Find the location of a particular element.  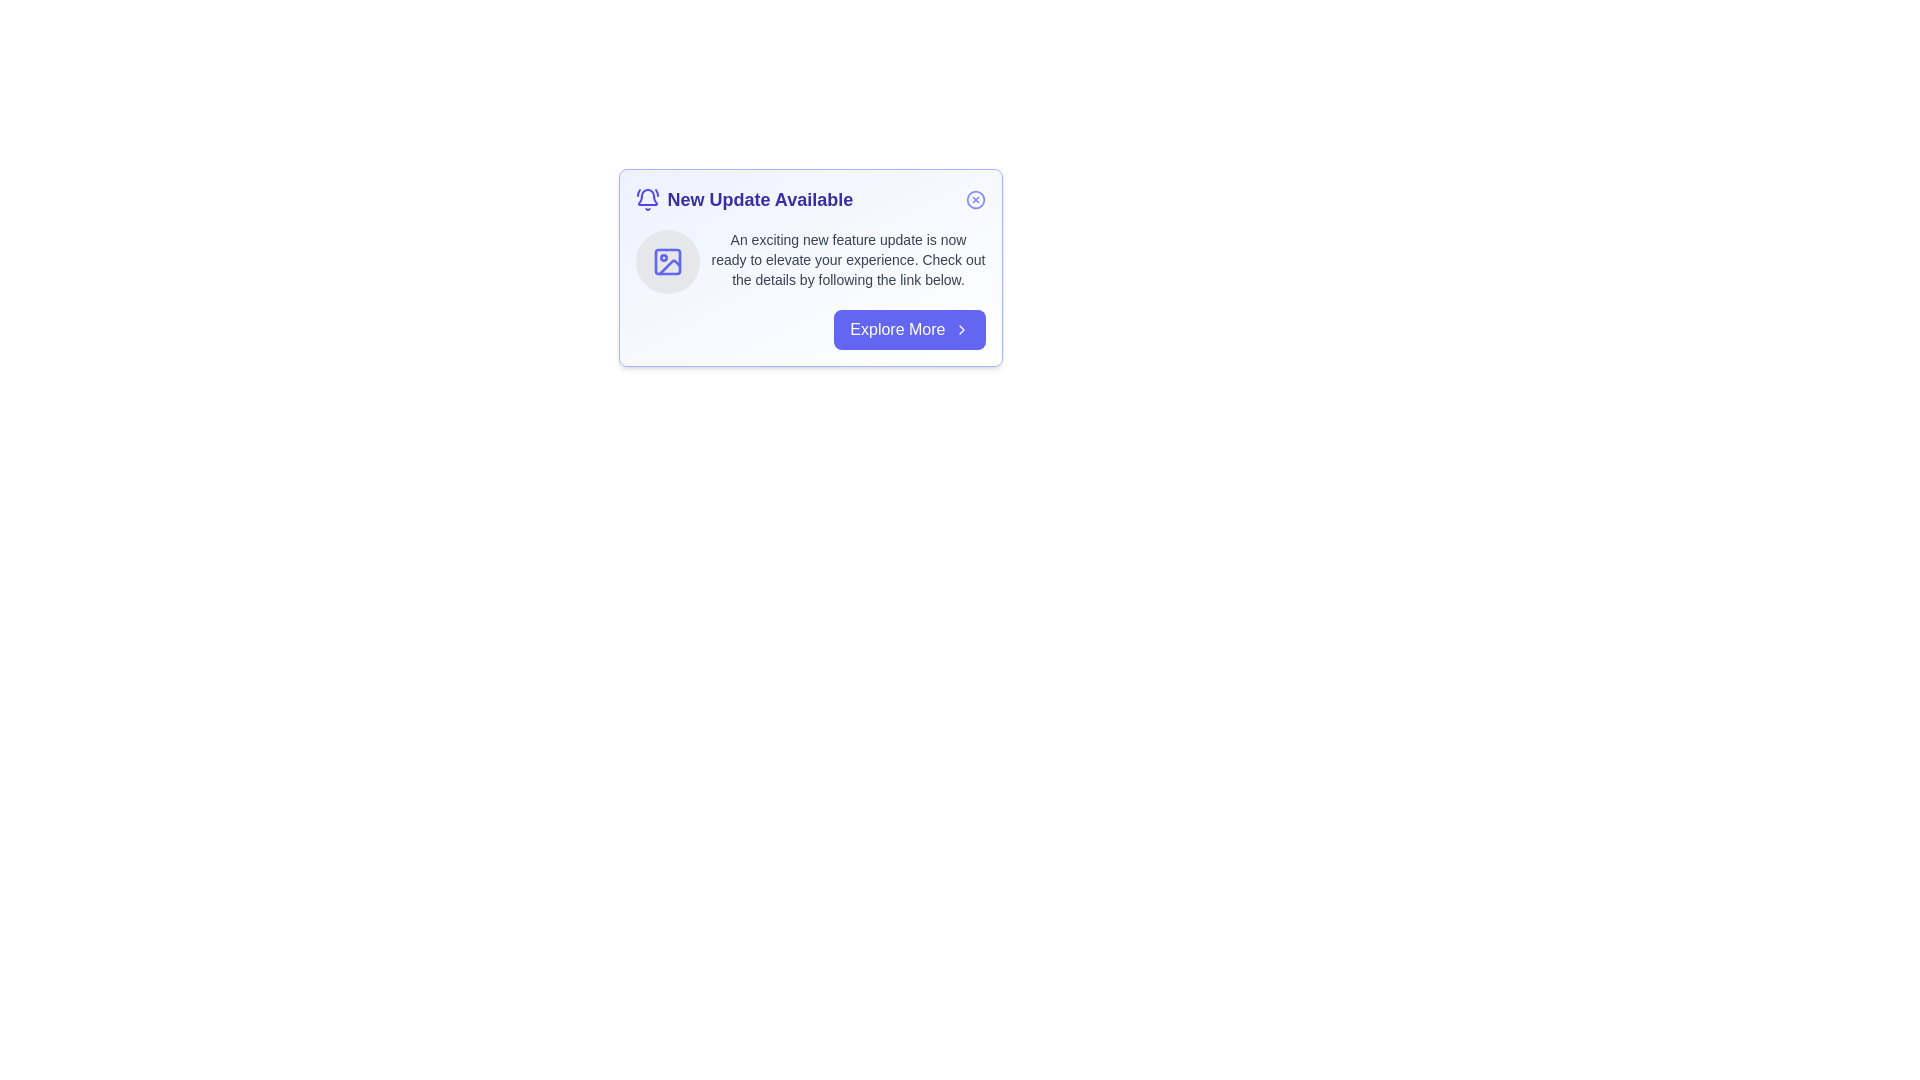

the 'Explore More' button to navigate to the next step is located at coordinates (907, 329).